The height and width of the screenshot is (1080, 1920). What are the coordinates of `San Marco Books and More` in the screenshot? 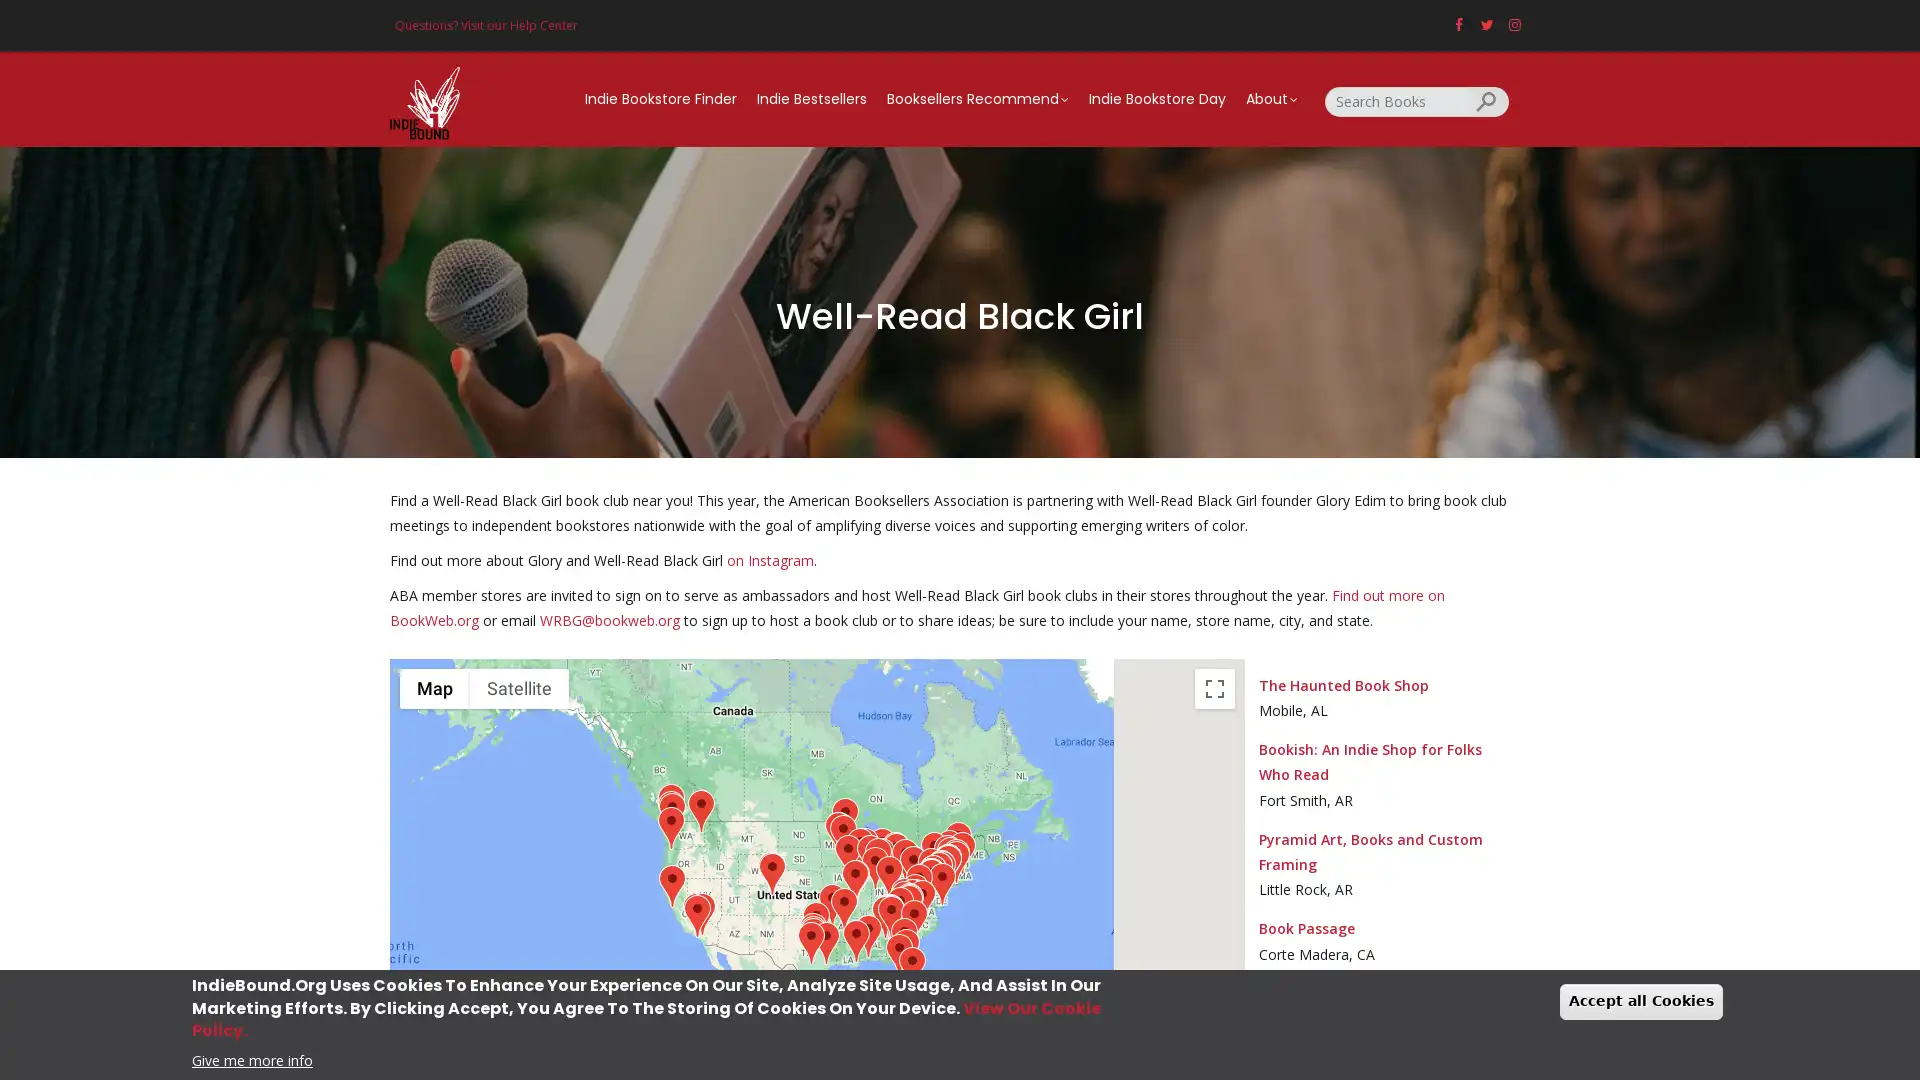 It's located at (902, 938).